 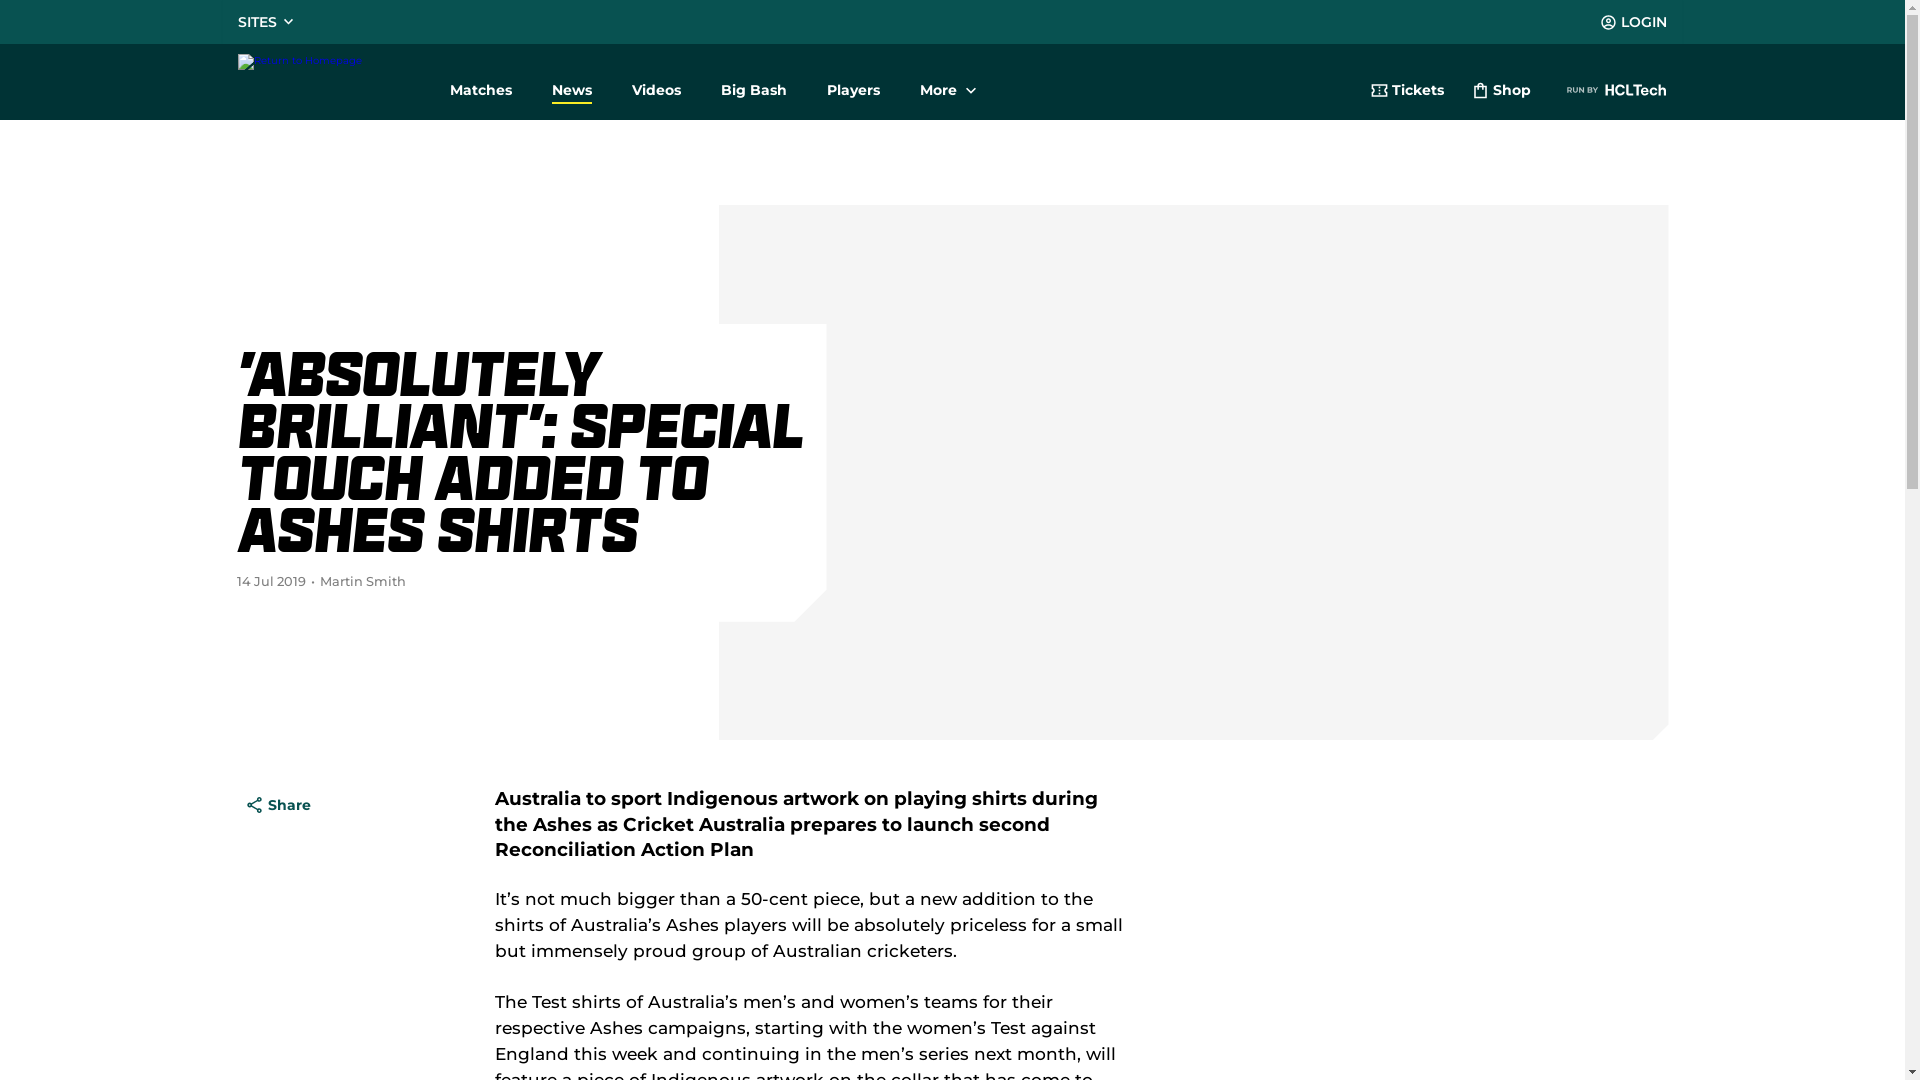 I want to click on 'Tickets', so click(x=1405, y=92).